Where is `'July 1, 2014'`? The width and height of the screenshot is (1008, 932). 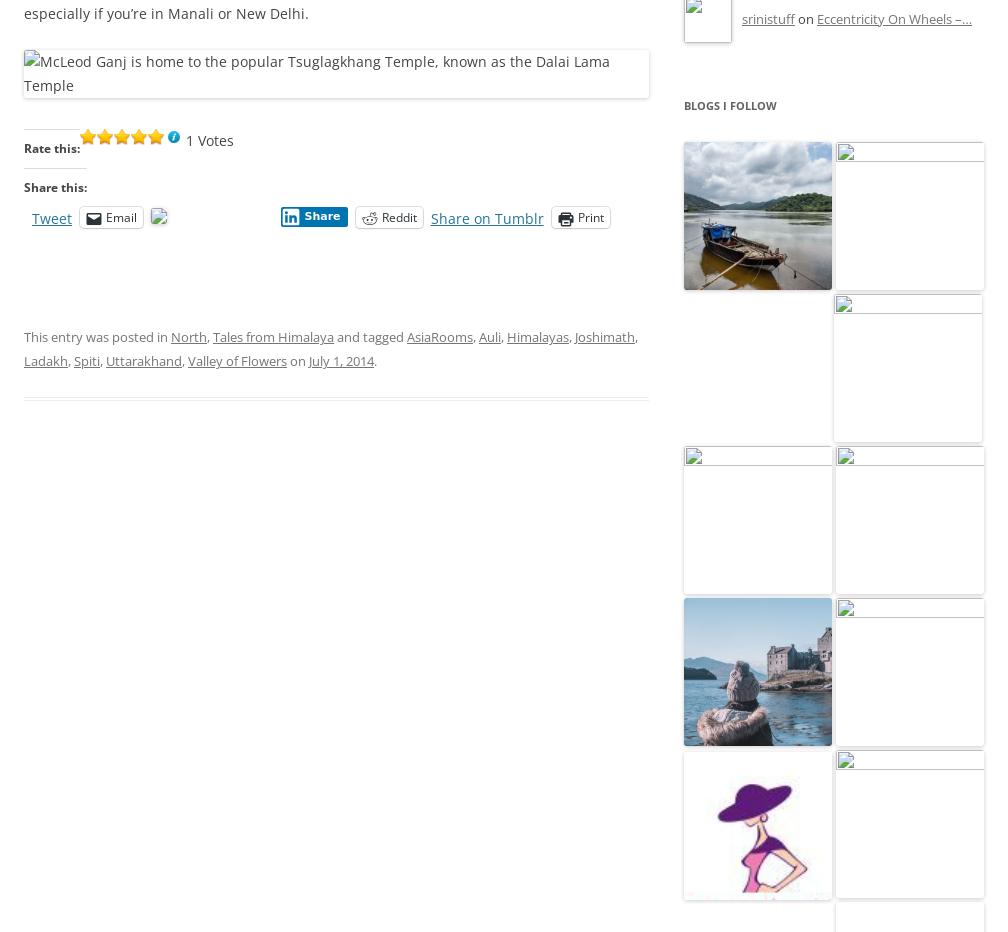
'July 1, 2014' is located at coordinates (308, 359).